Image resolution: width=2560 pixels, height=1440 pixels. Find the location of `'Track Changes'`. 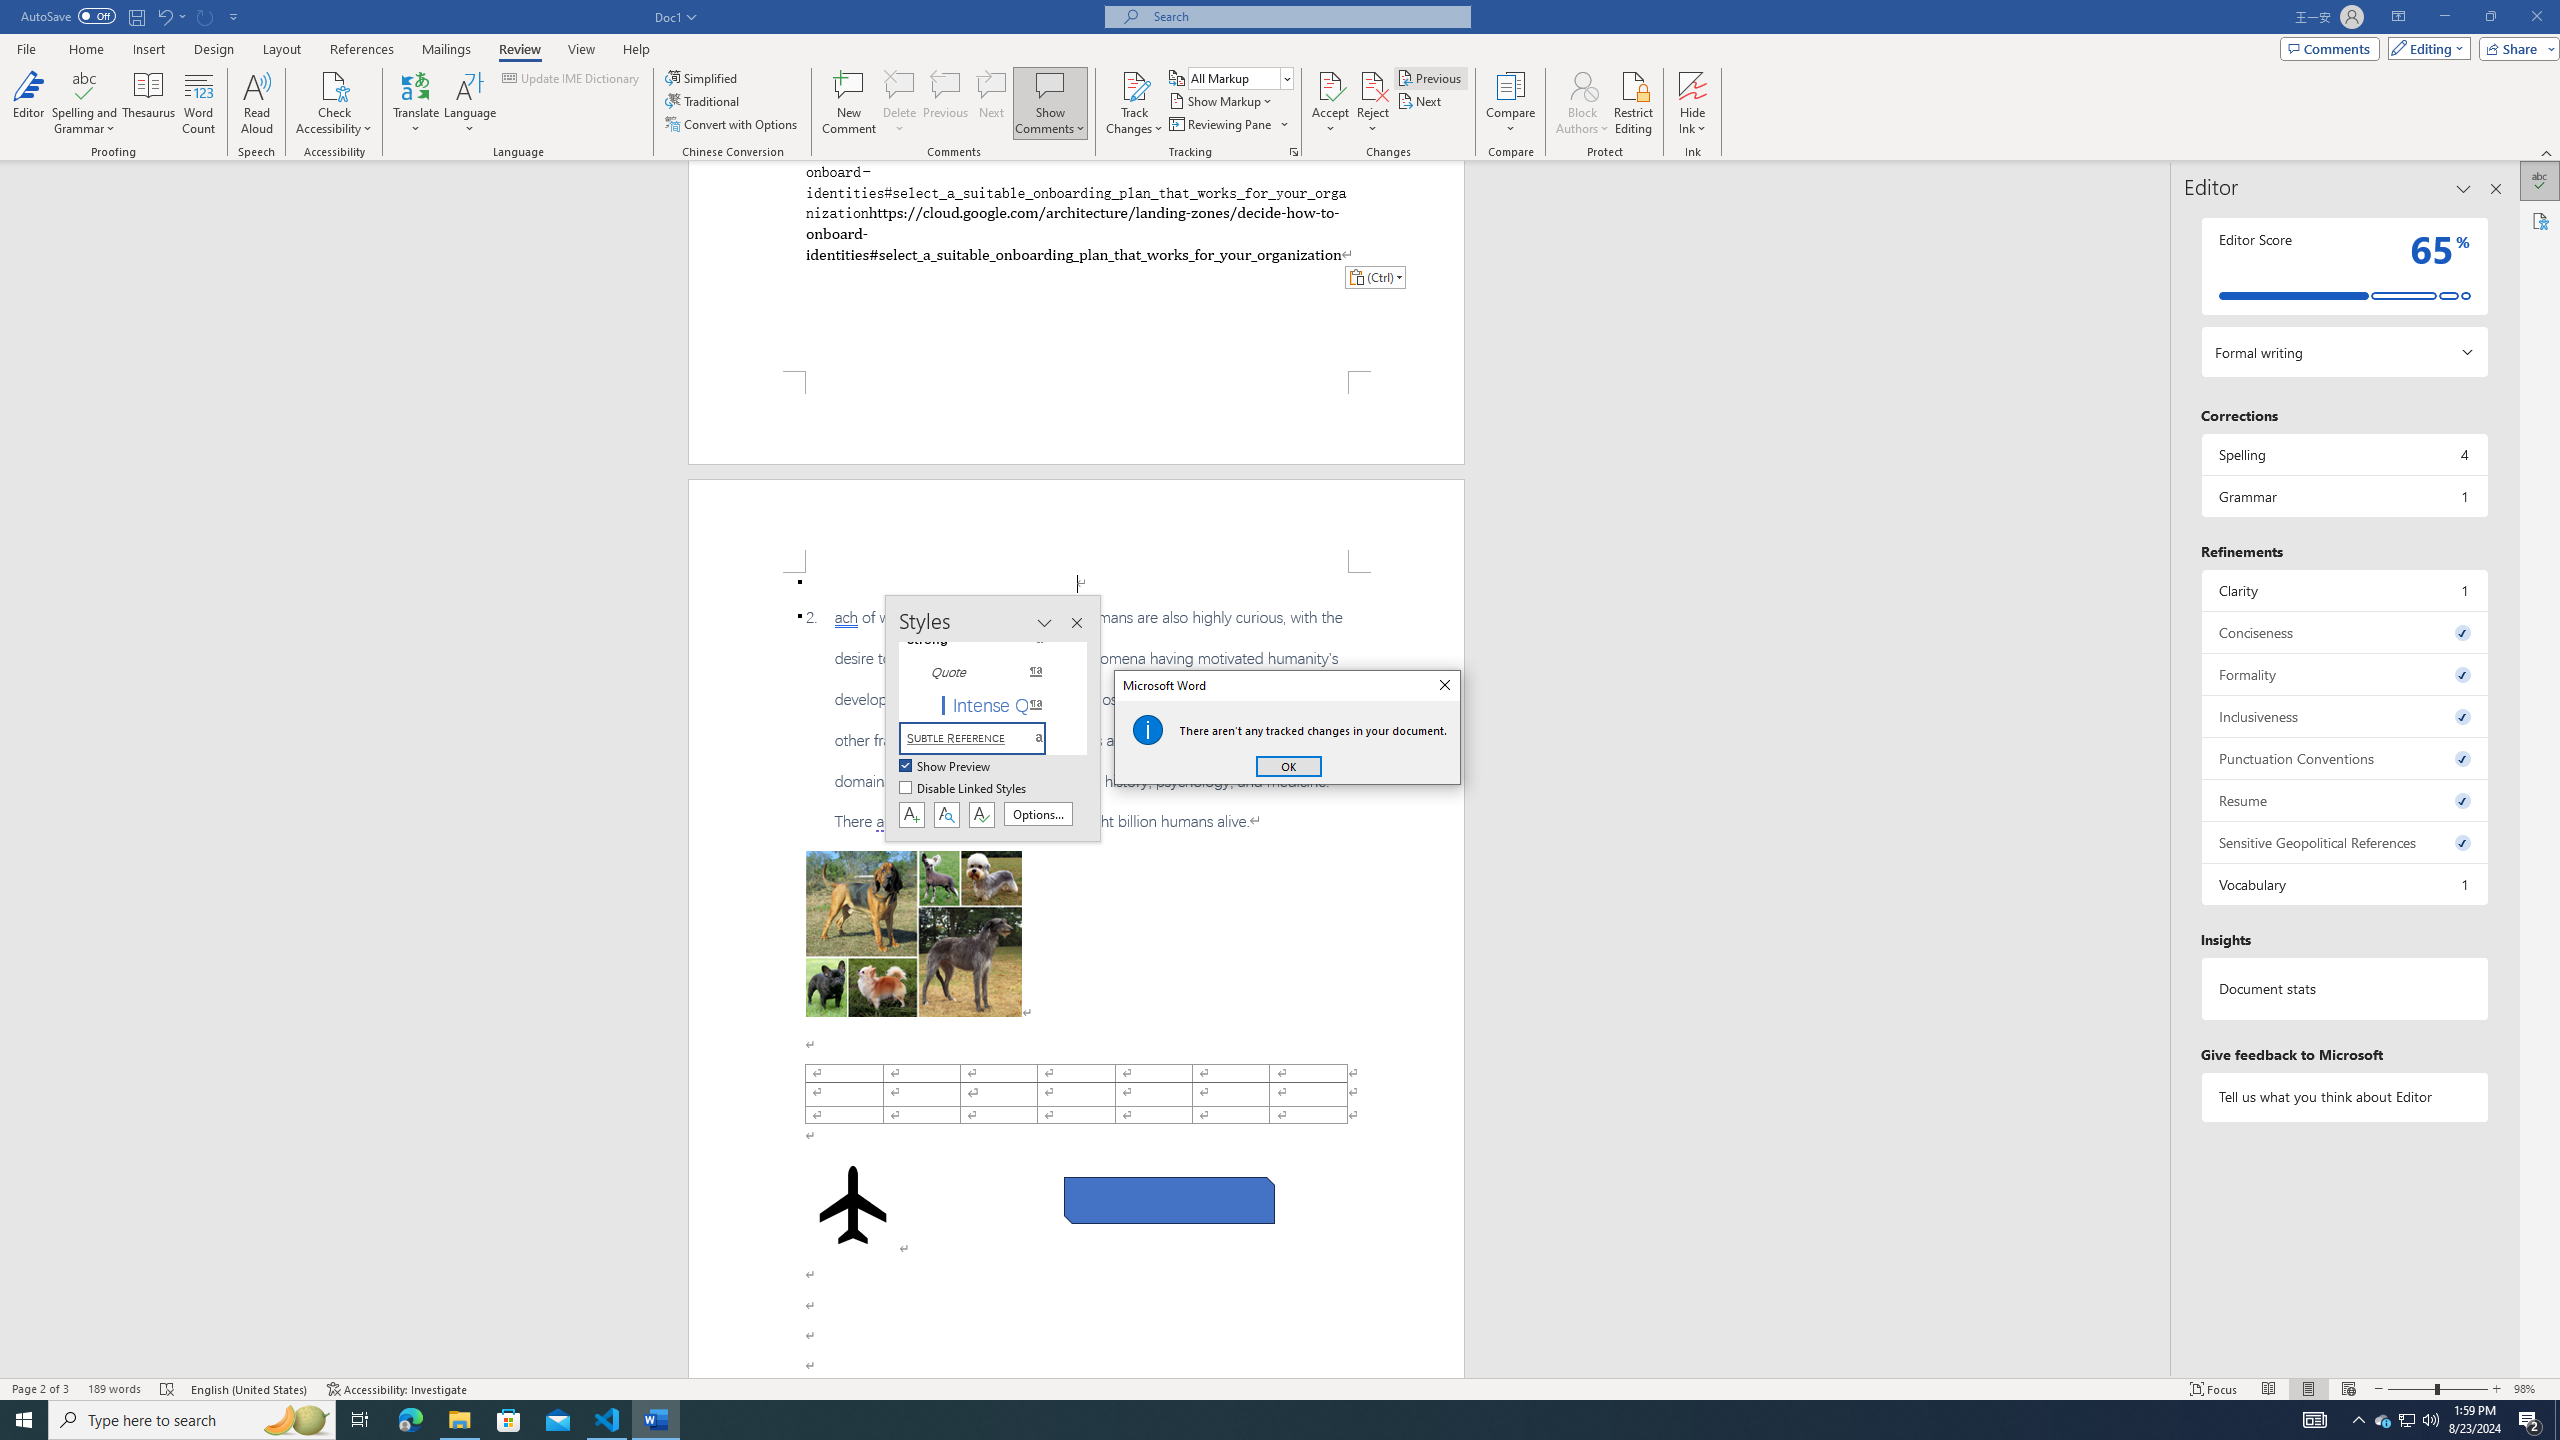

'Track Changes' is located at coordinates (1133, 84).